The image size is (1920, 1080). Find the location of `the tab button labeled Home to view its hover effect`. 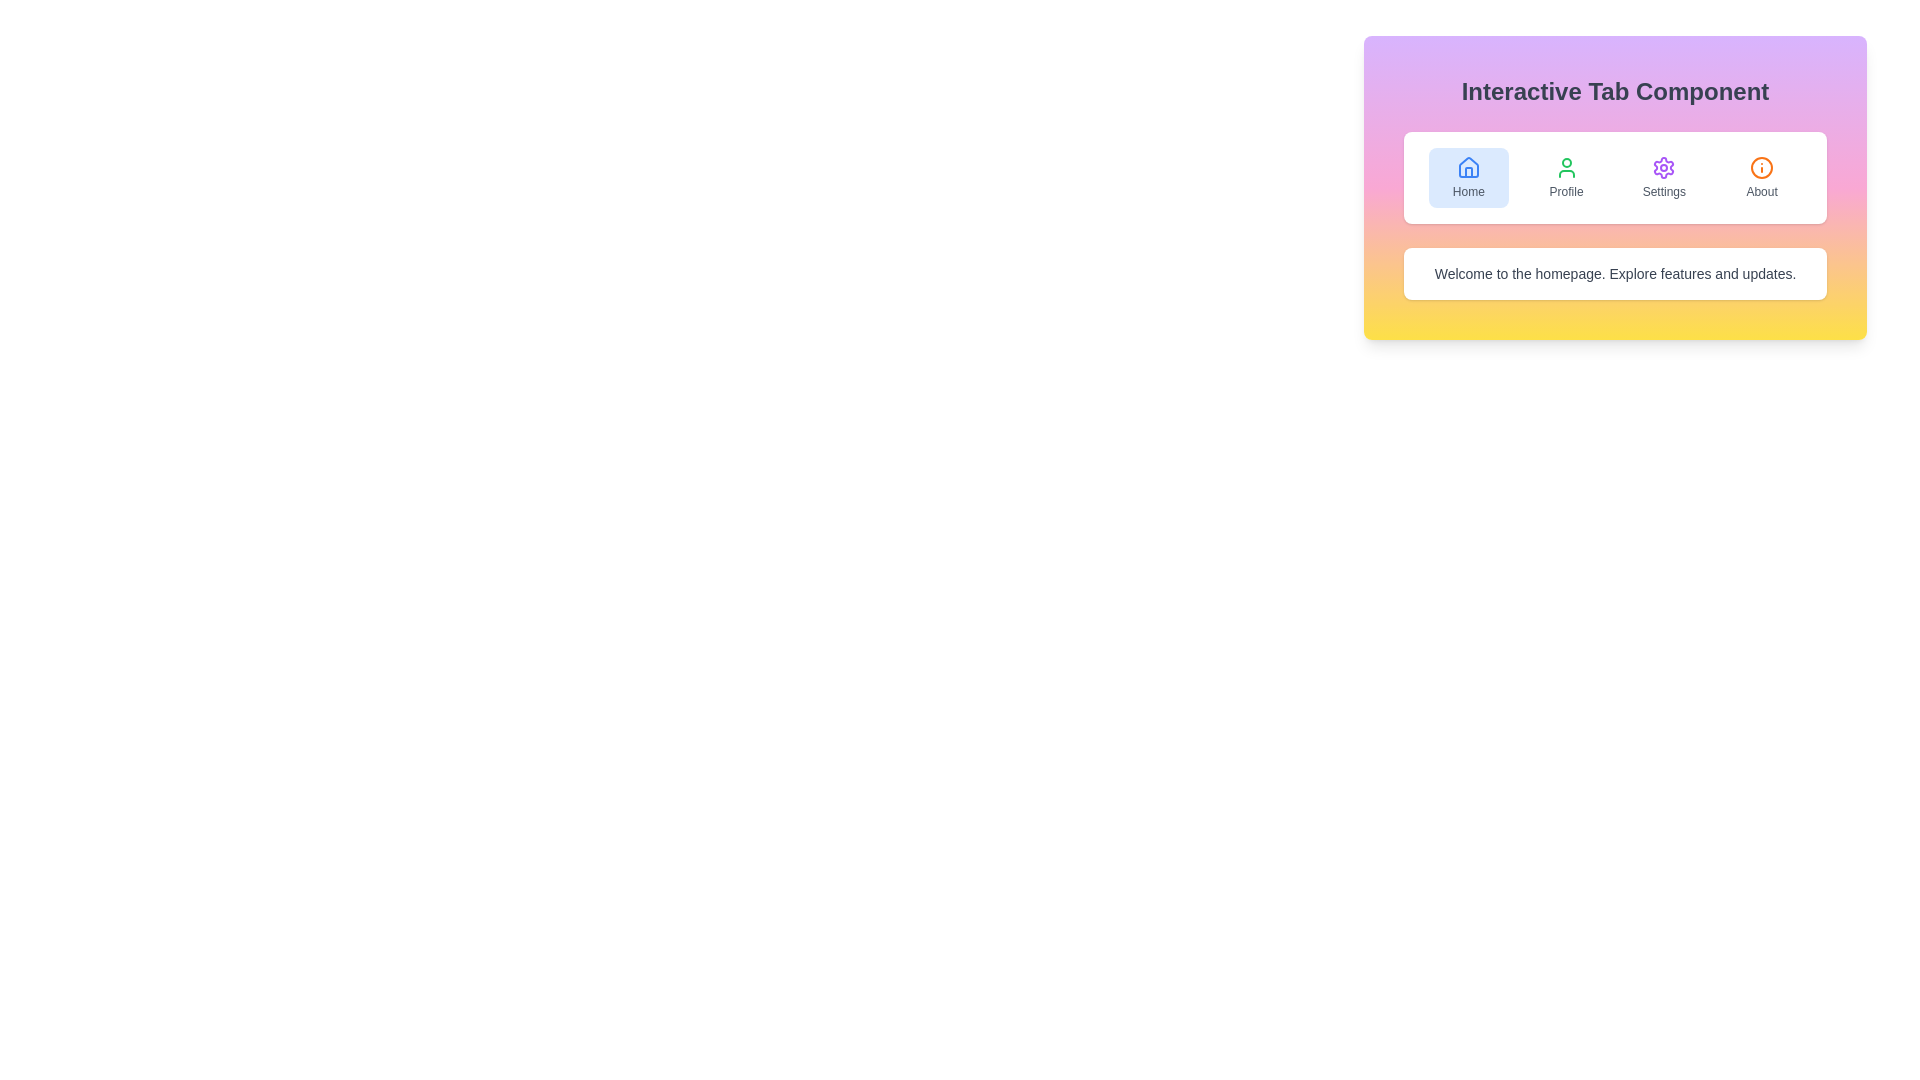

the tab button labeled Home to view its hover effect is located at coordinates (1468, 176).